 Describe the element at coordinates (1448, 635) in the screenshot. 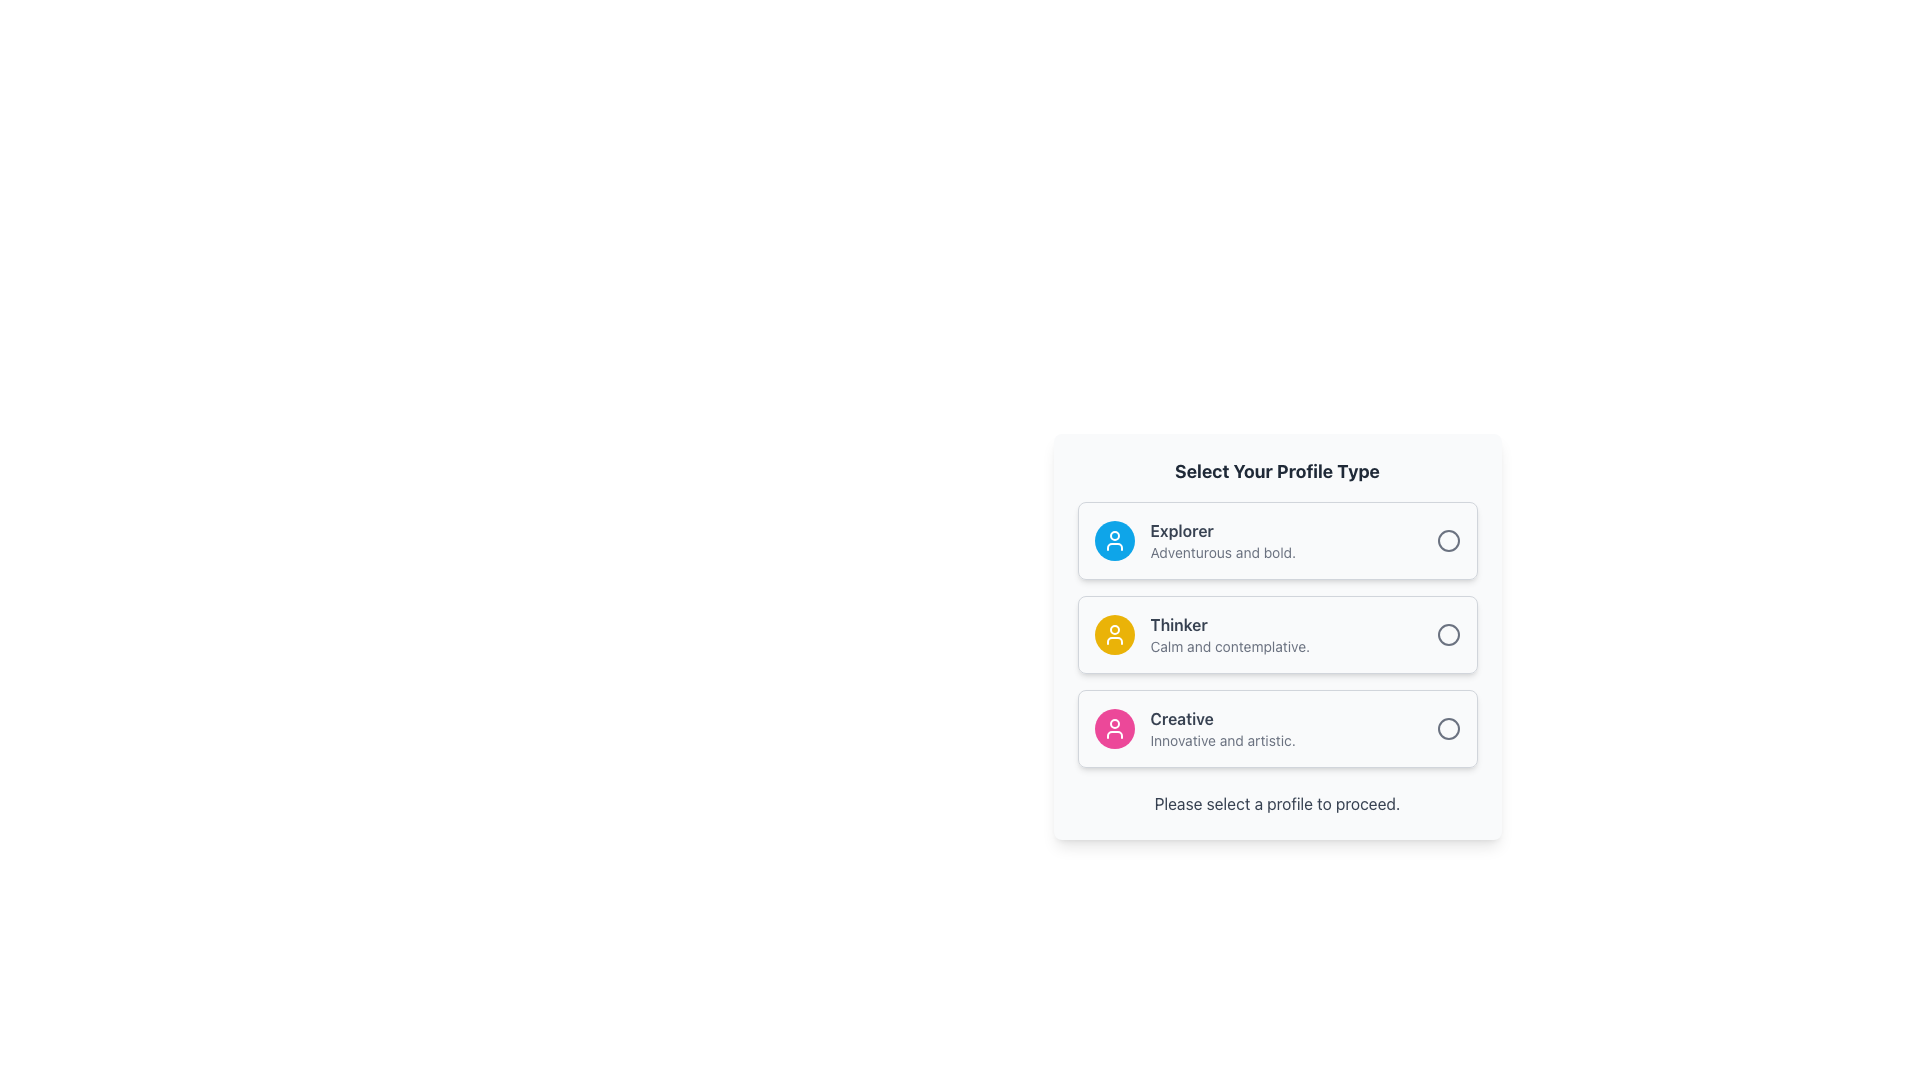

I see `the Toggle button for selecting the 'Thinker' profile located in the 'Select Your Profile Type' list, positioned to the far right of the section's content` at that location.